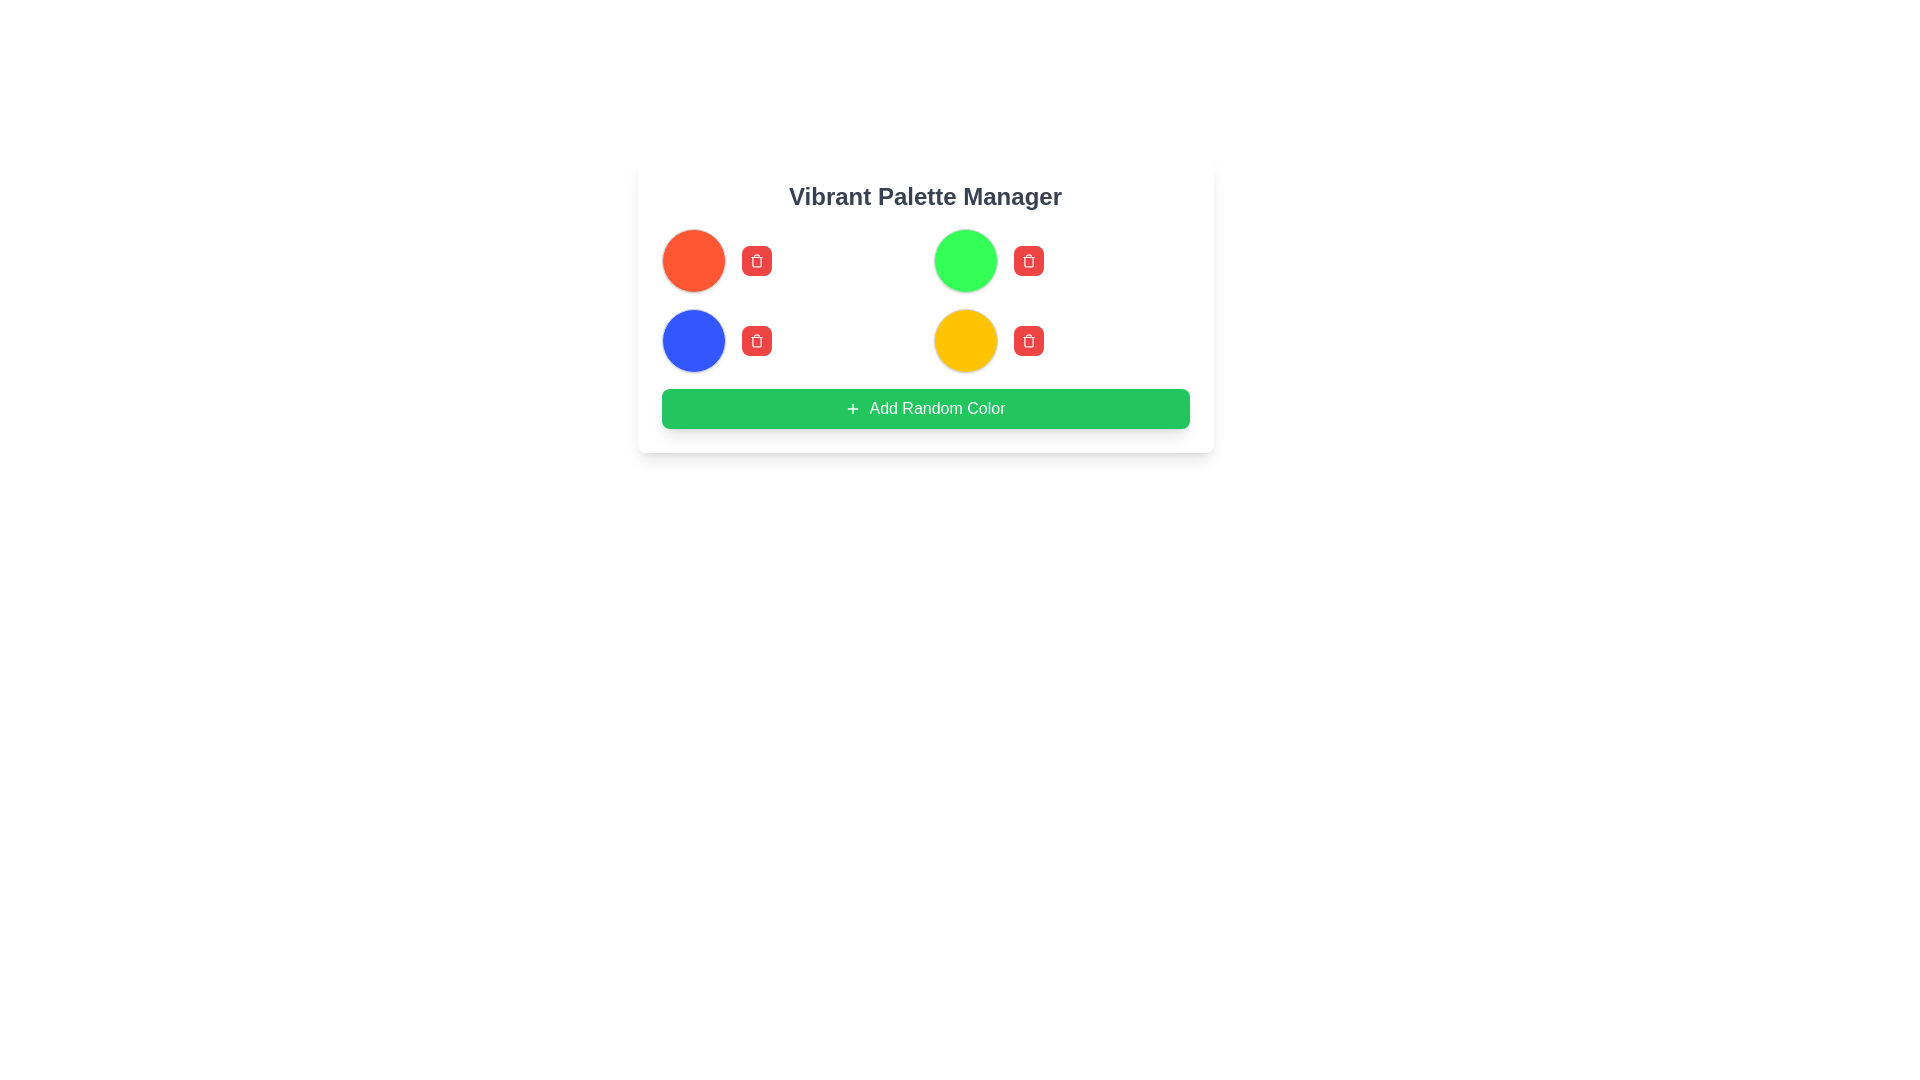 This screenshot has width=1920, height=1080. What do you see at coordinates (1028, 260) in the screenshot?
I see `the red rounded rectangle button with a white trash can icon` at bounding box center [1028, 260].